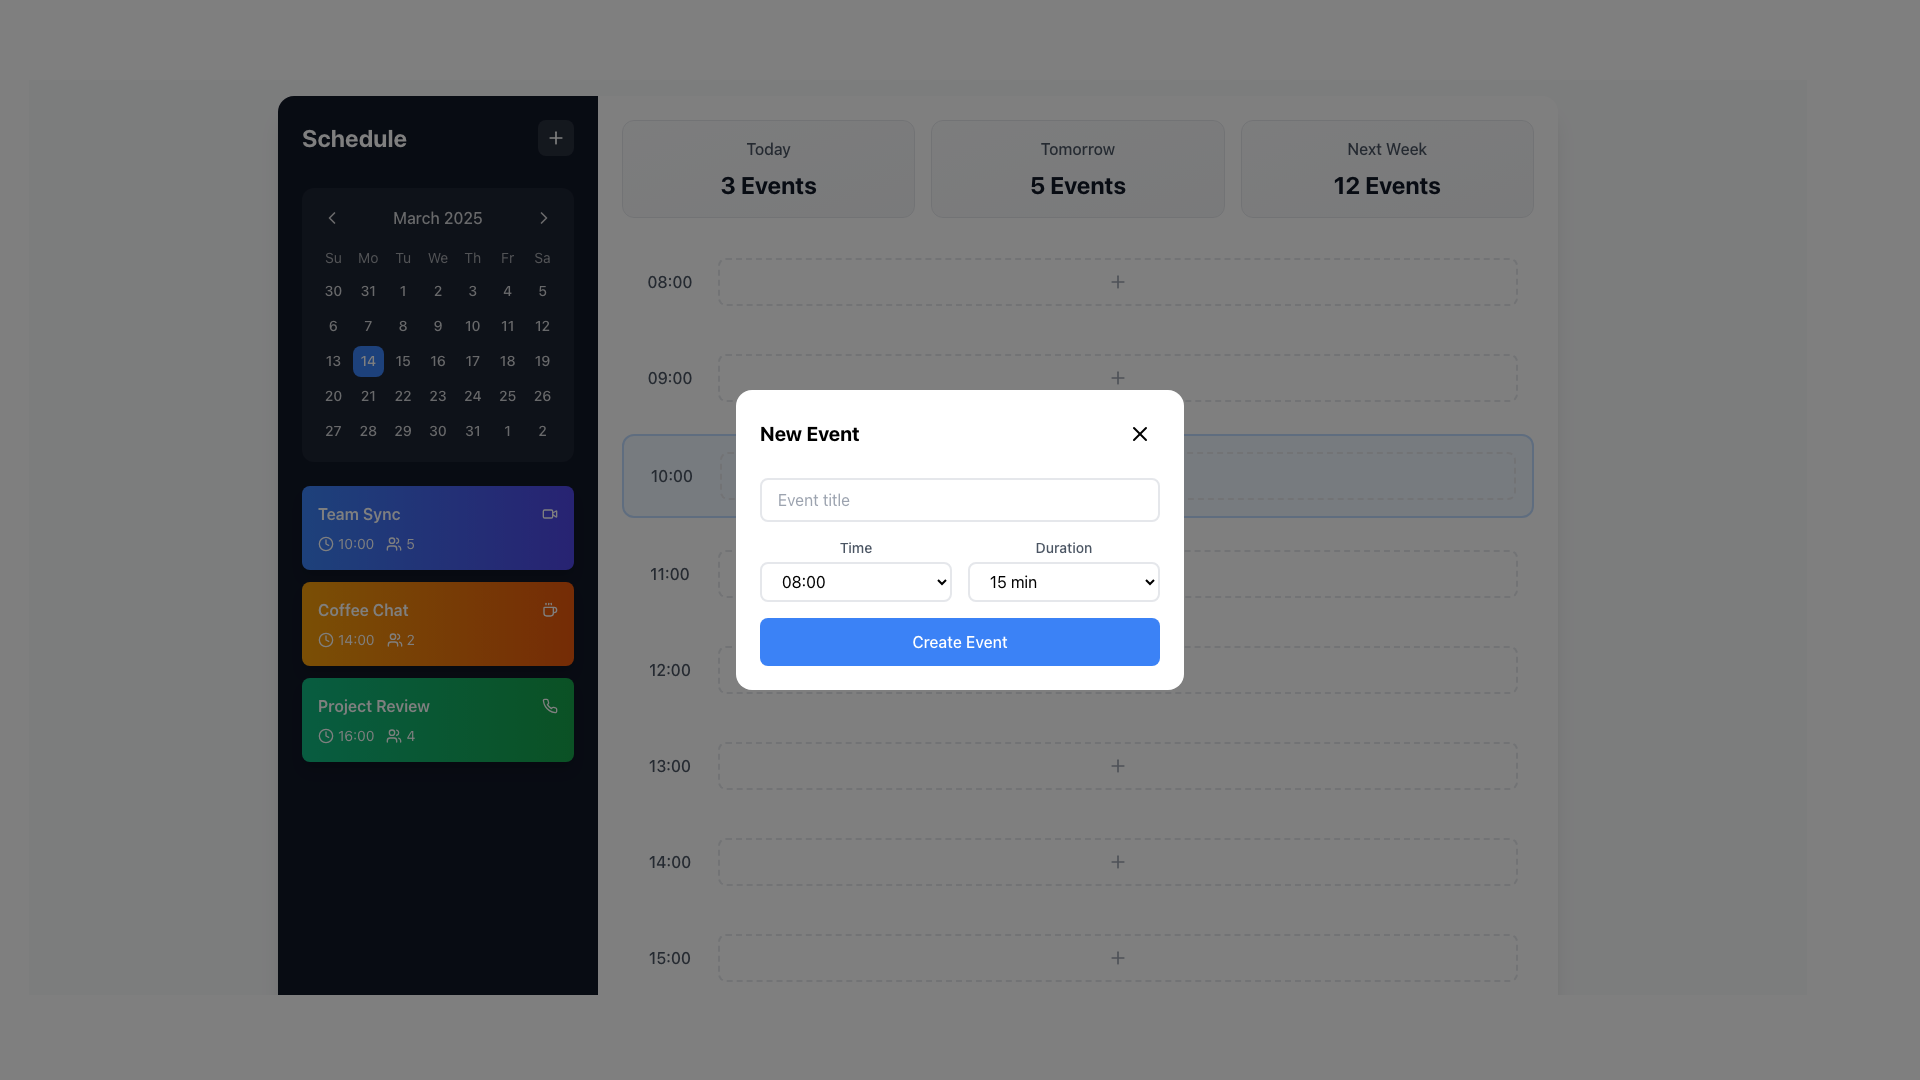 The width and height of the screenshot is (1920, 1080). What do you see at coordinates (670, 860) in the screenshot?
I see `the text label displaying the time '14:00' in a gray sans-serif font, positioned on the left side of the timeline interface` at bounding box center [670, 860].